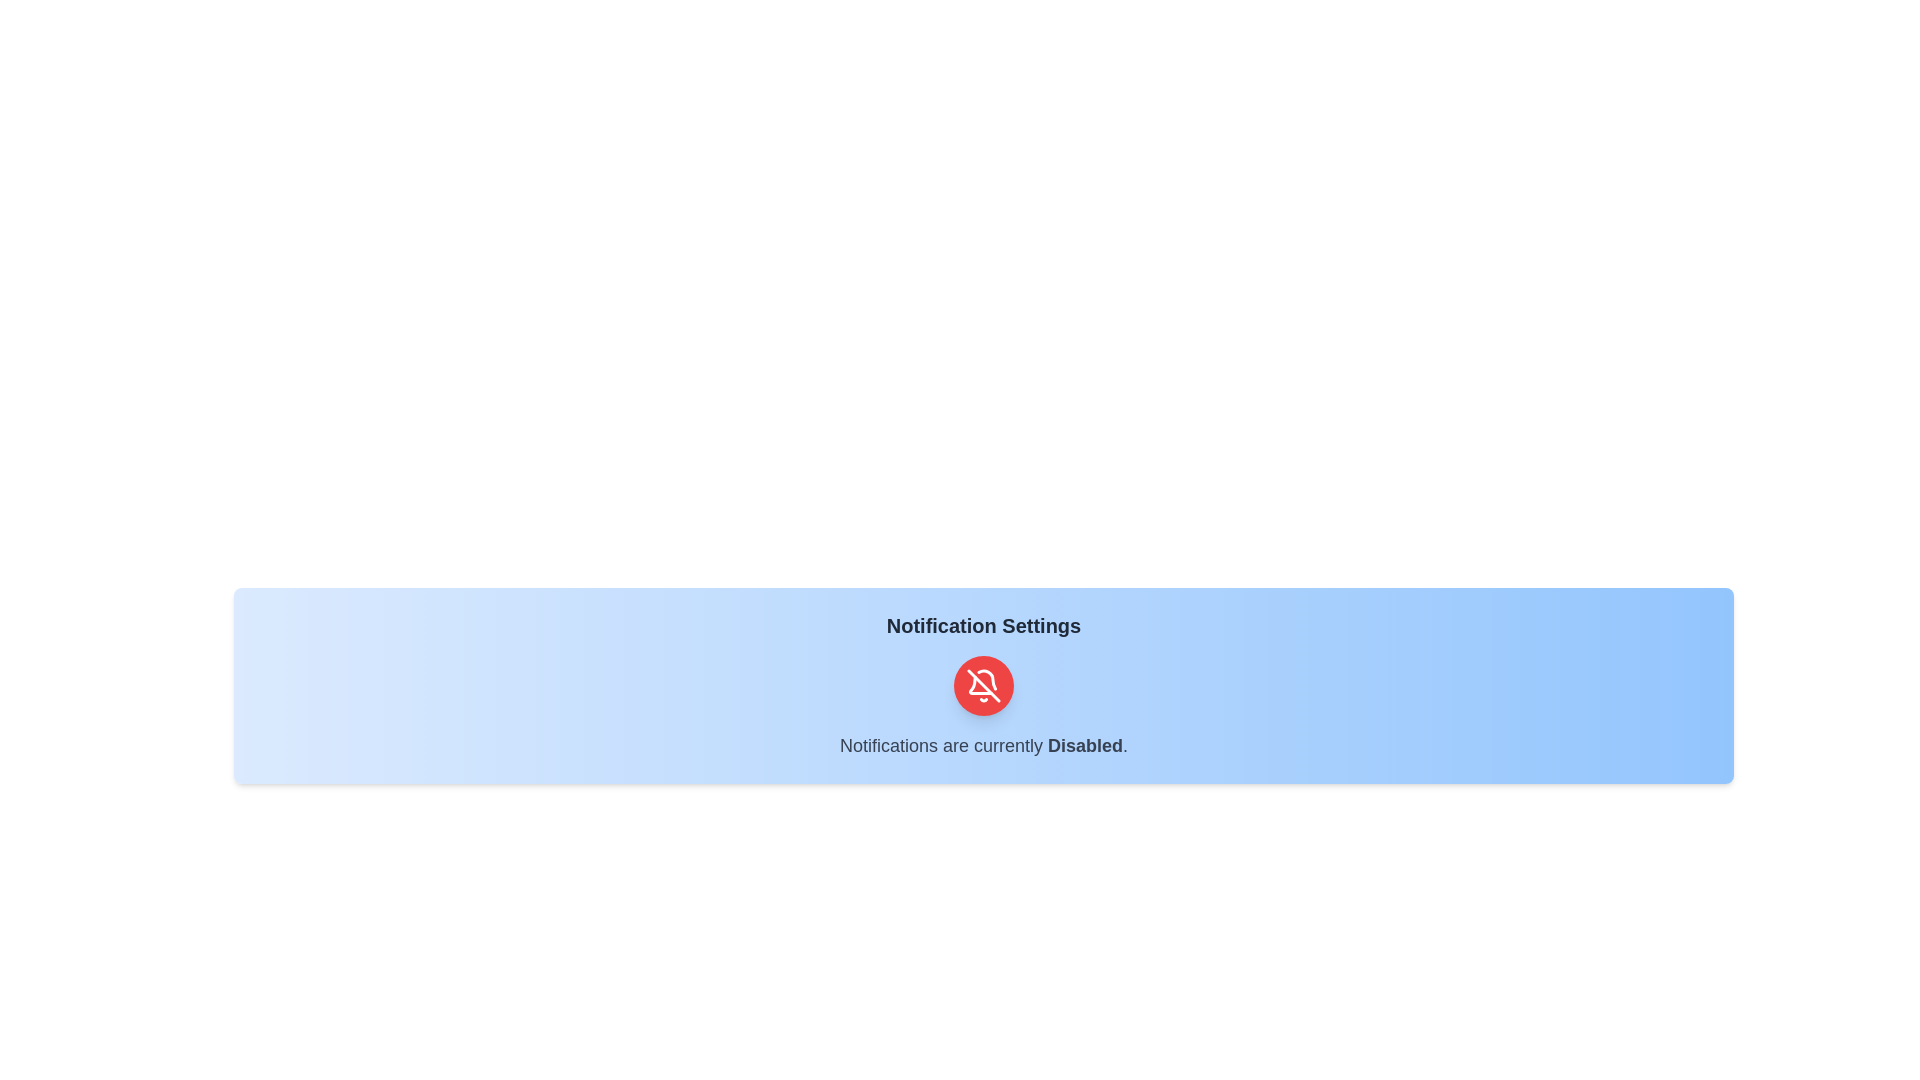  What do you see at coordinates (983, 685) in the screenshot?
I see `the toggle button to change the notification status` at bounding box center [983, 685].